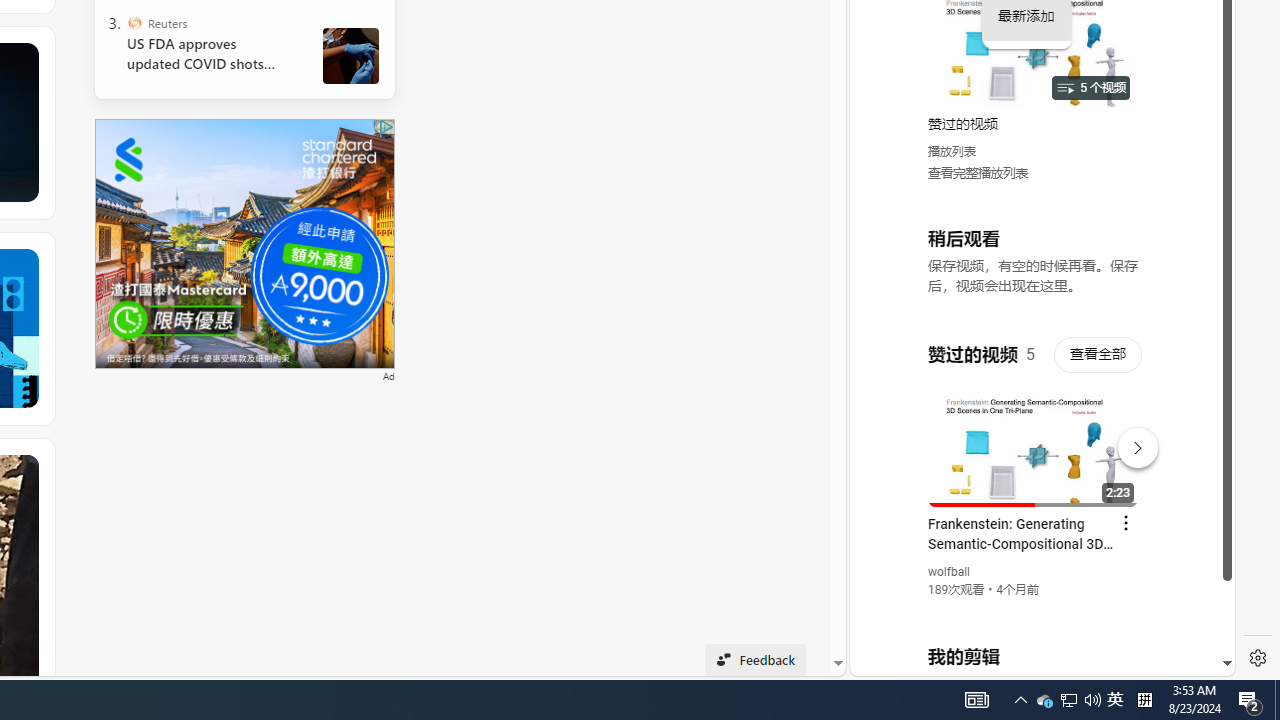  I want to click on 'US FDA approves updated COVID shots ahead of fall and winter', so click(209, 53).